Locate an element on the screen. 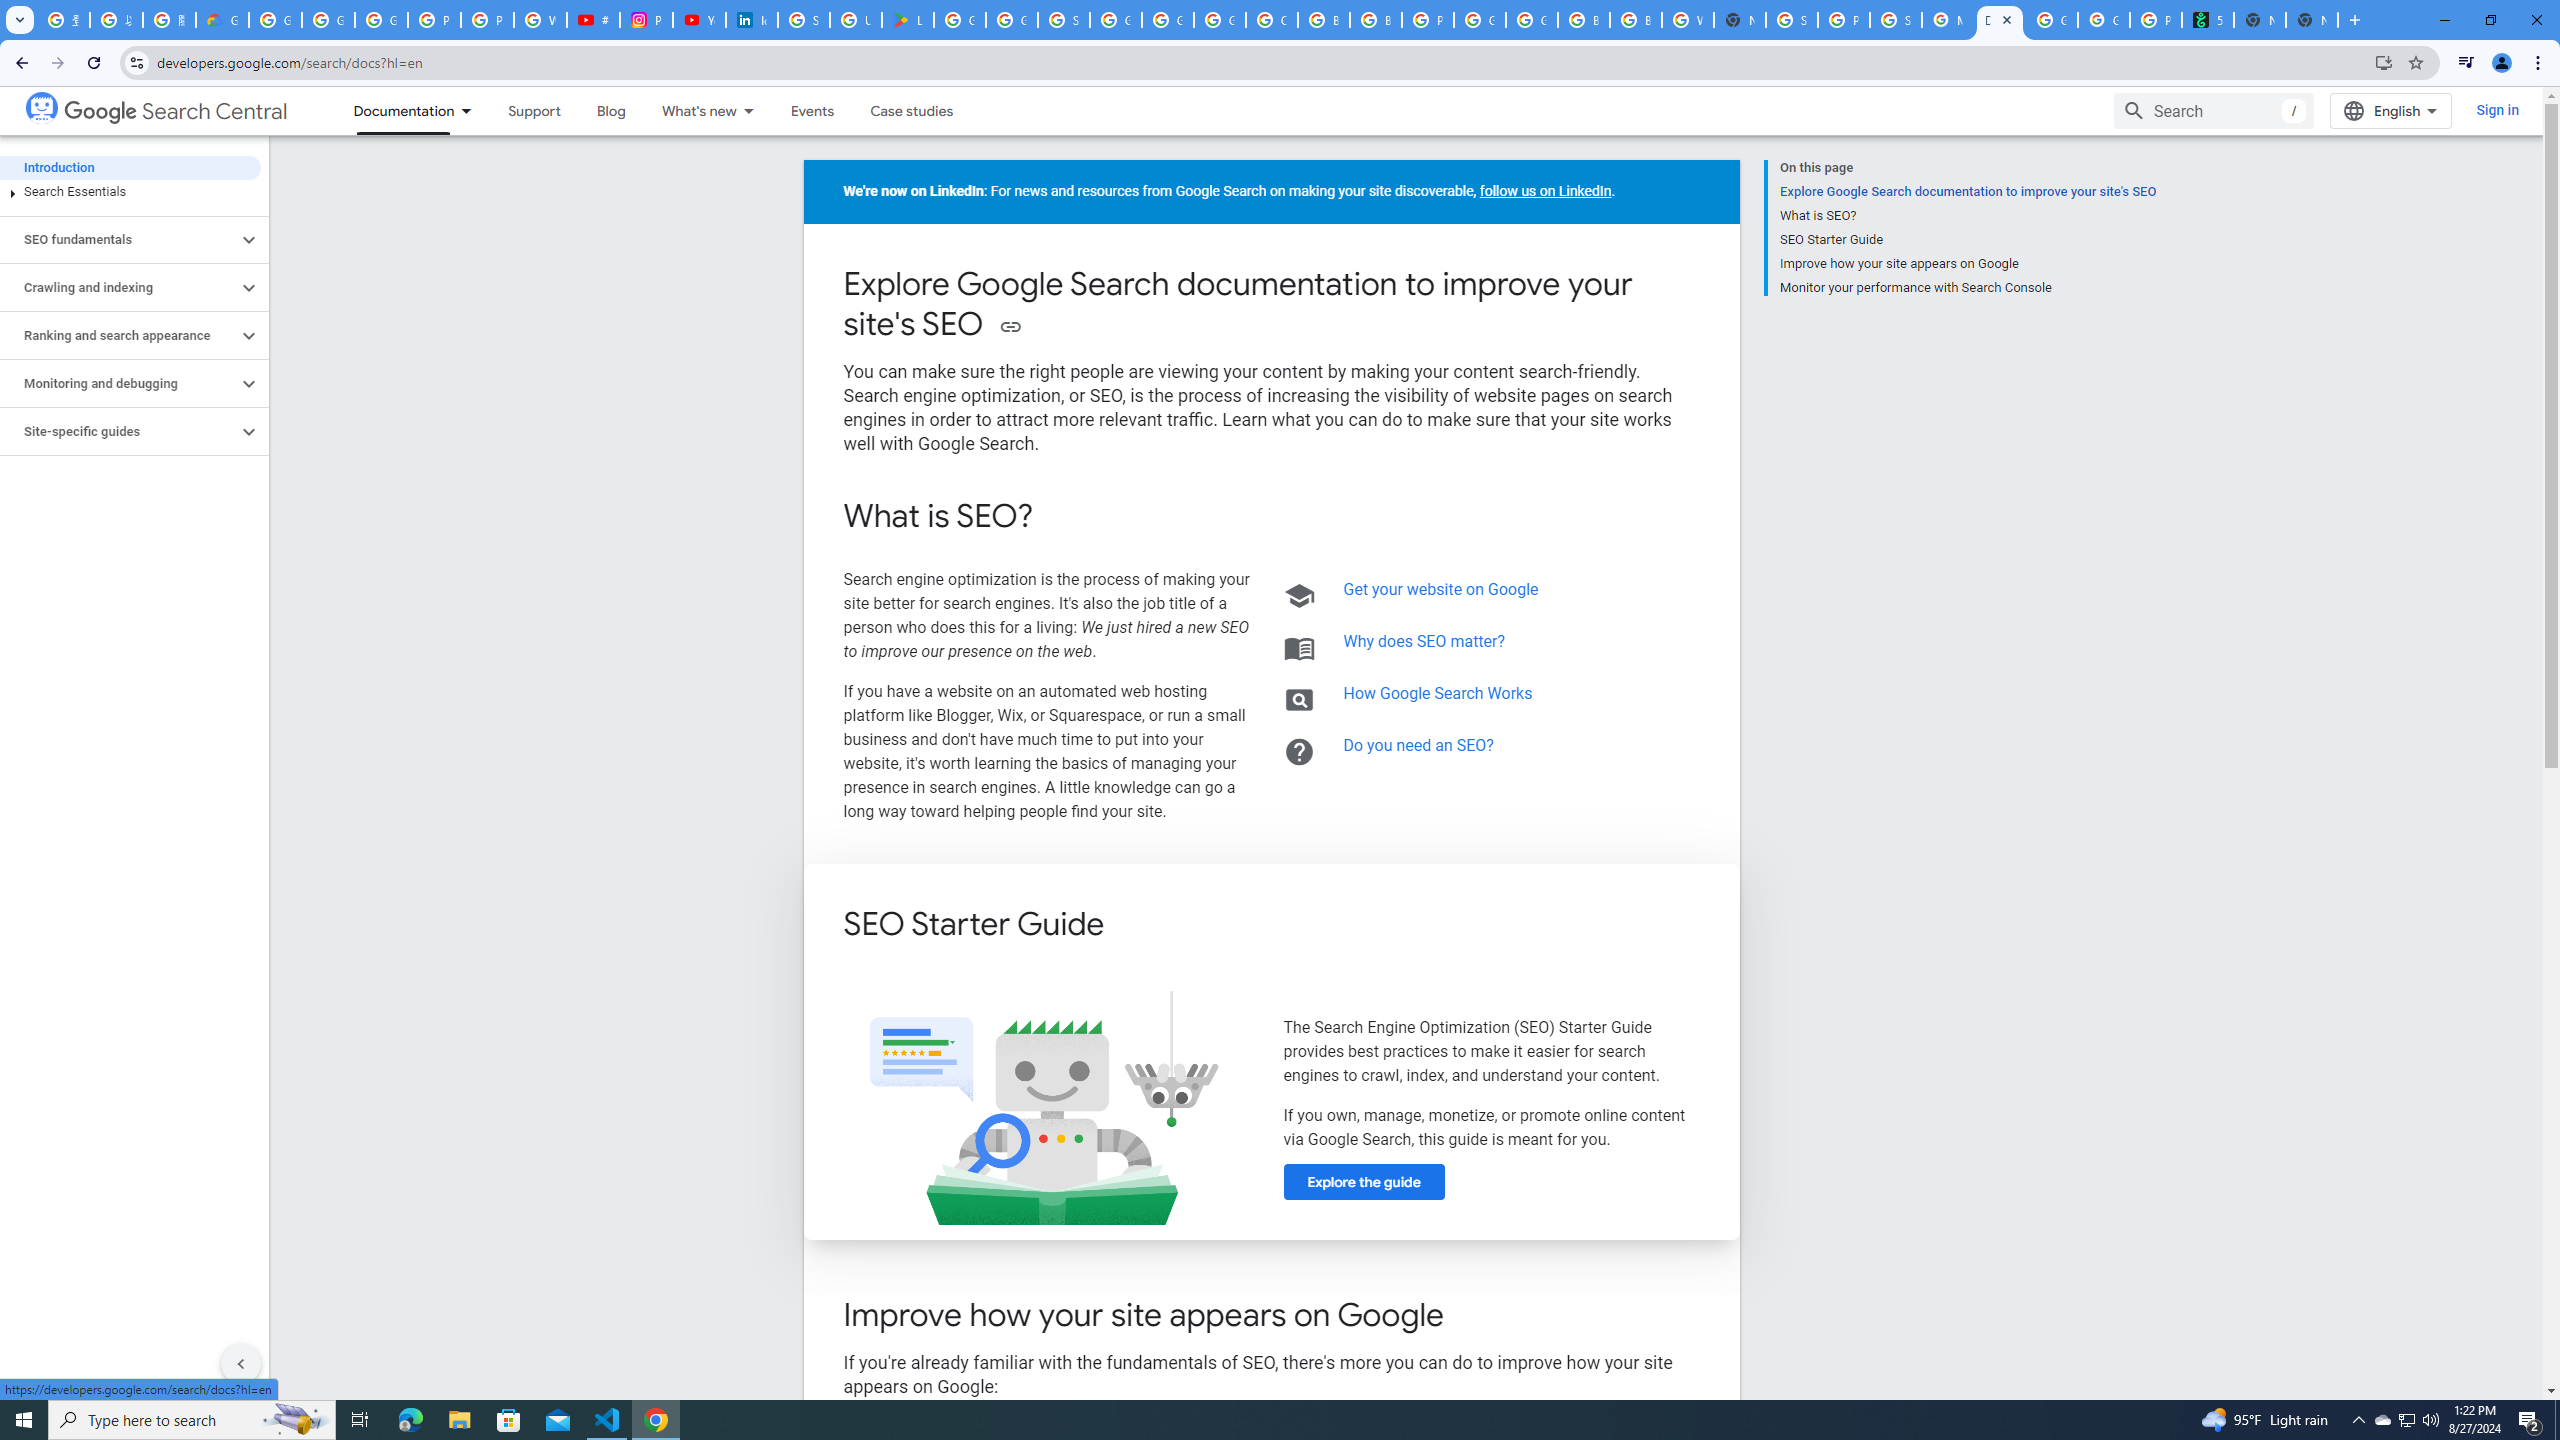  'Do you need an SEO?' is located at coordinates (1418, 744).